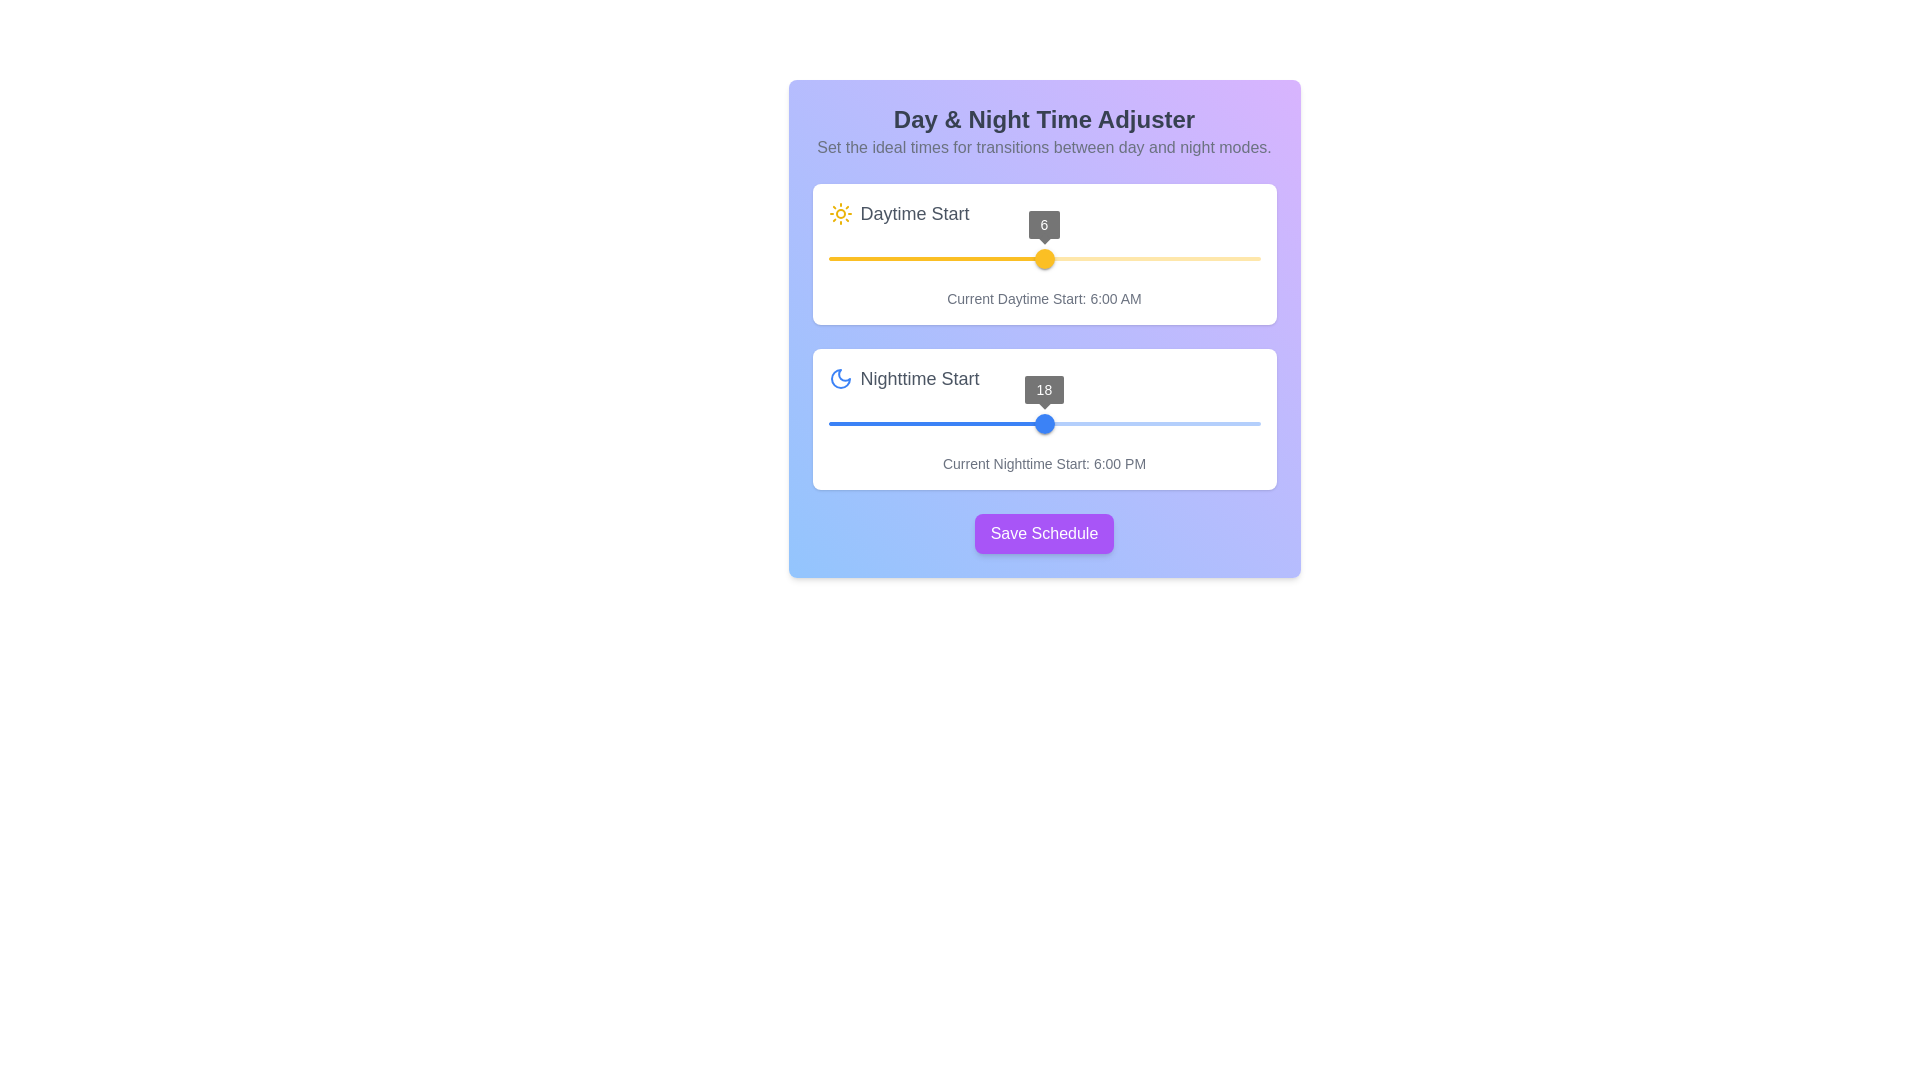  What do you see at coordinates (846, 423) in the screenshot?
I see `the nighttime slider` at bounding box center [846, 423].